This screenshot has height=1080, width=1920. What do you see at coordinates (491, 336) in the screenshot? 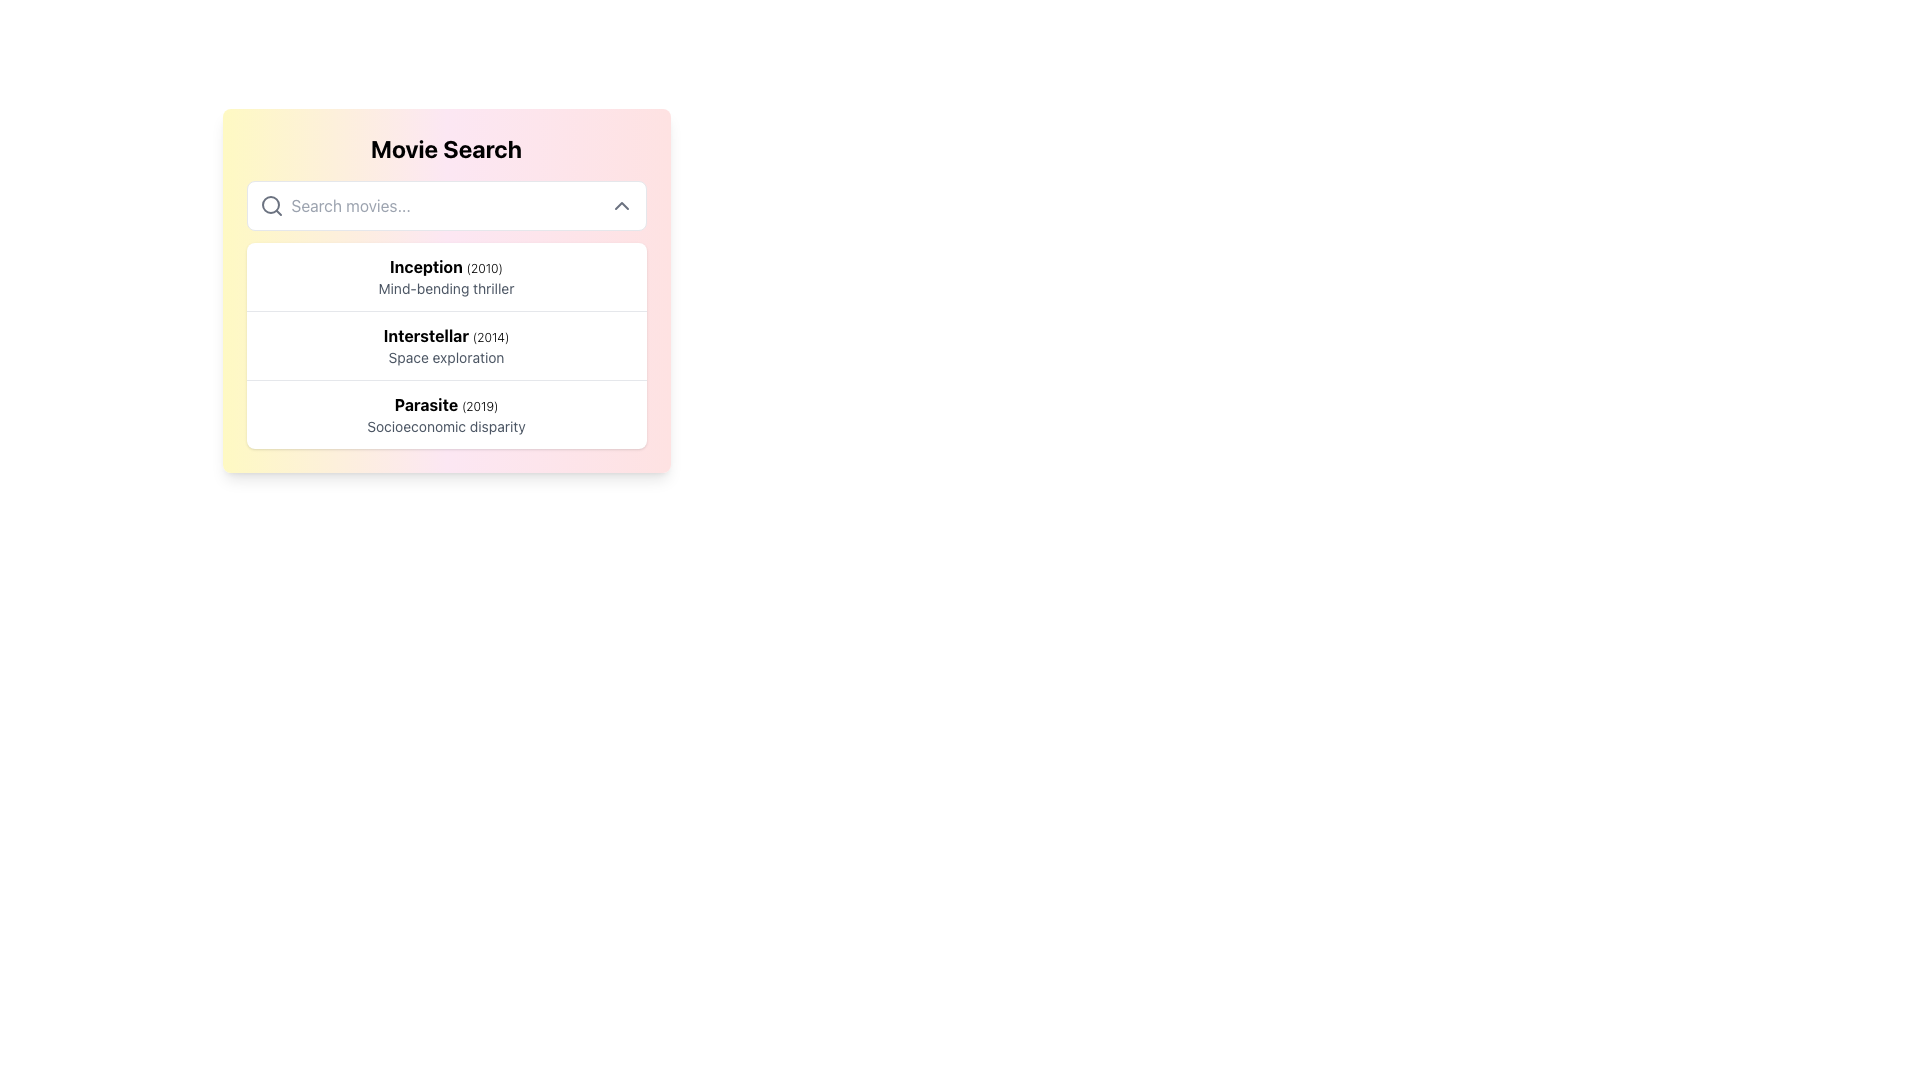
I see `the small text element displaying '(2014)' located to the right of the title 'Interstellar' in the second movie entry of the list under 'Movie Search'` at bounding box center [491, 336].